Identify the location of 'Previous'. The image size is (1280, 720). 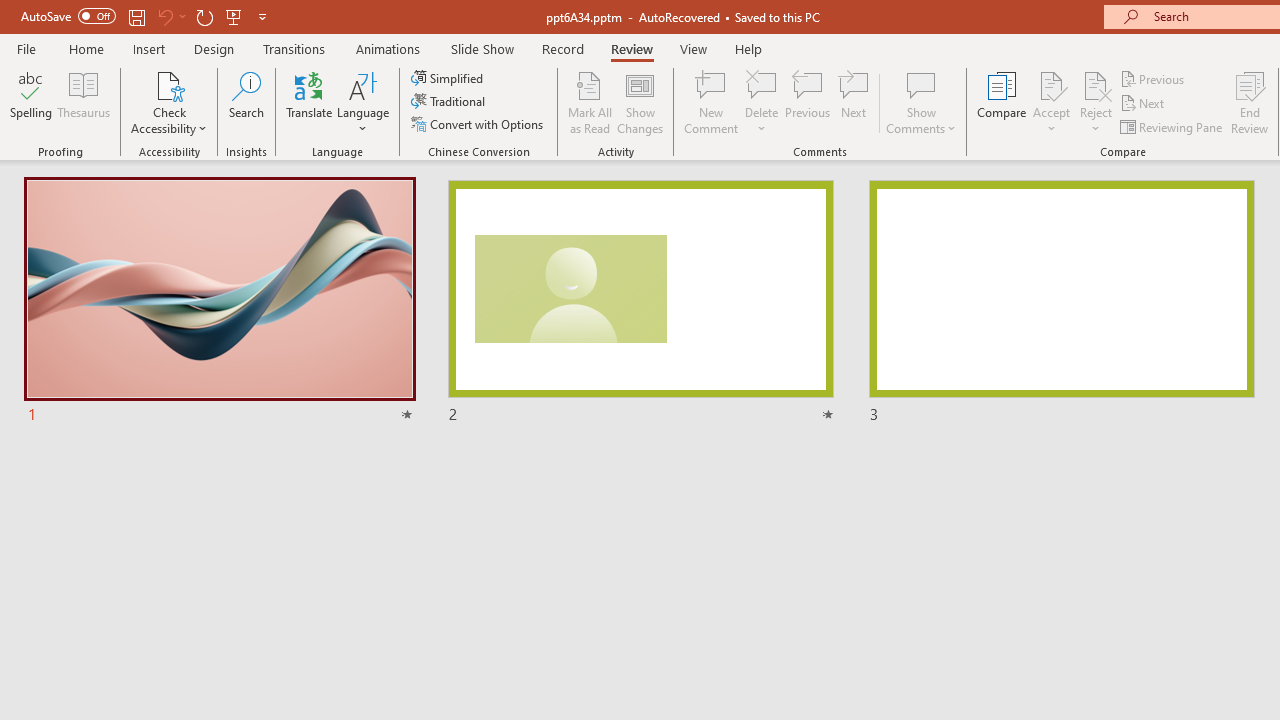
(1153, 78).